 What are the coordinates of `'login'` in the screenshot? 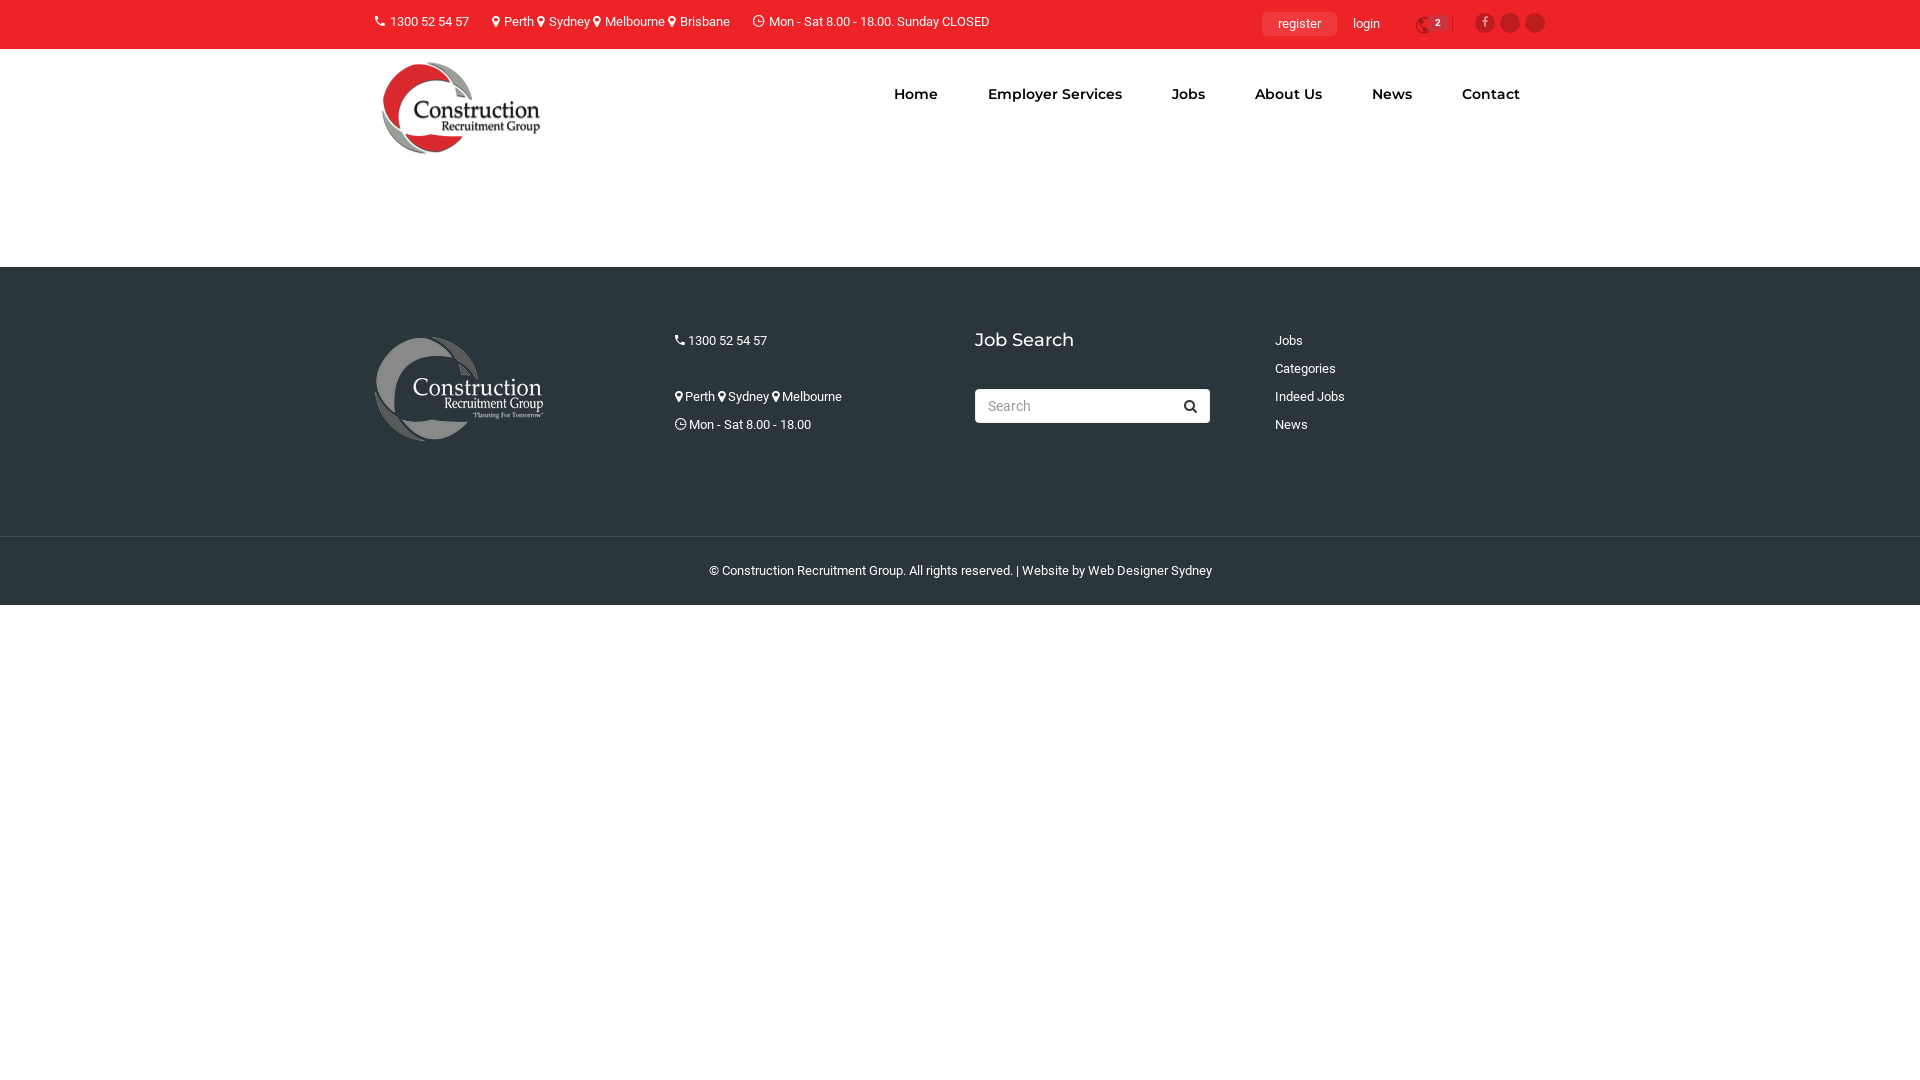 It's located at (1365, 23).